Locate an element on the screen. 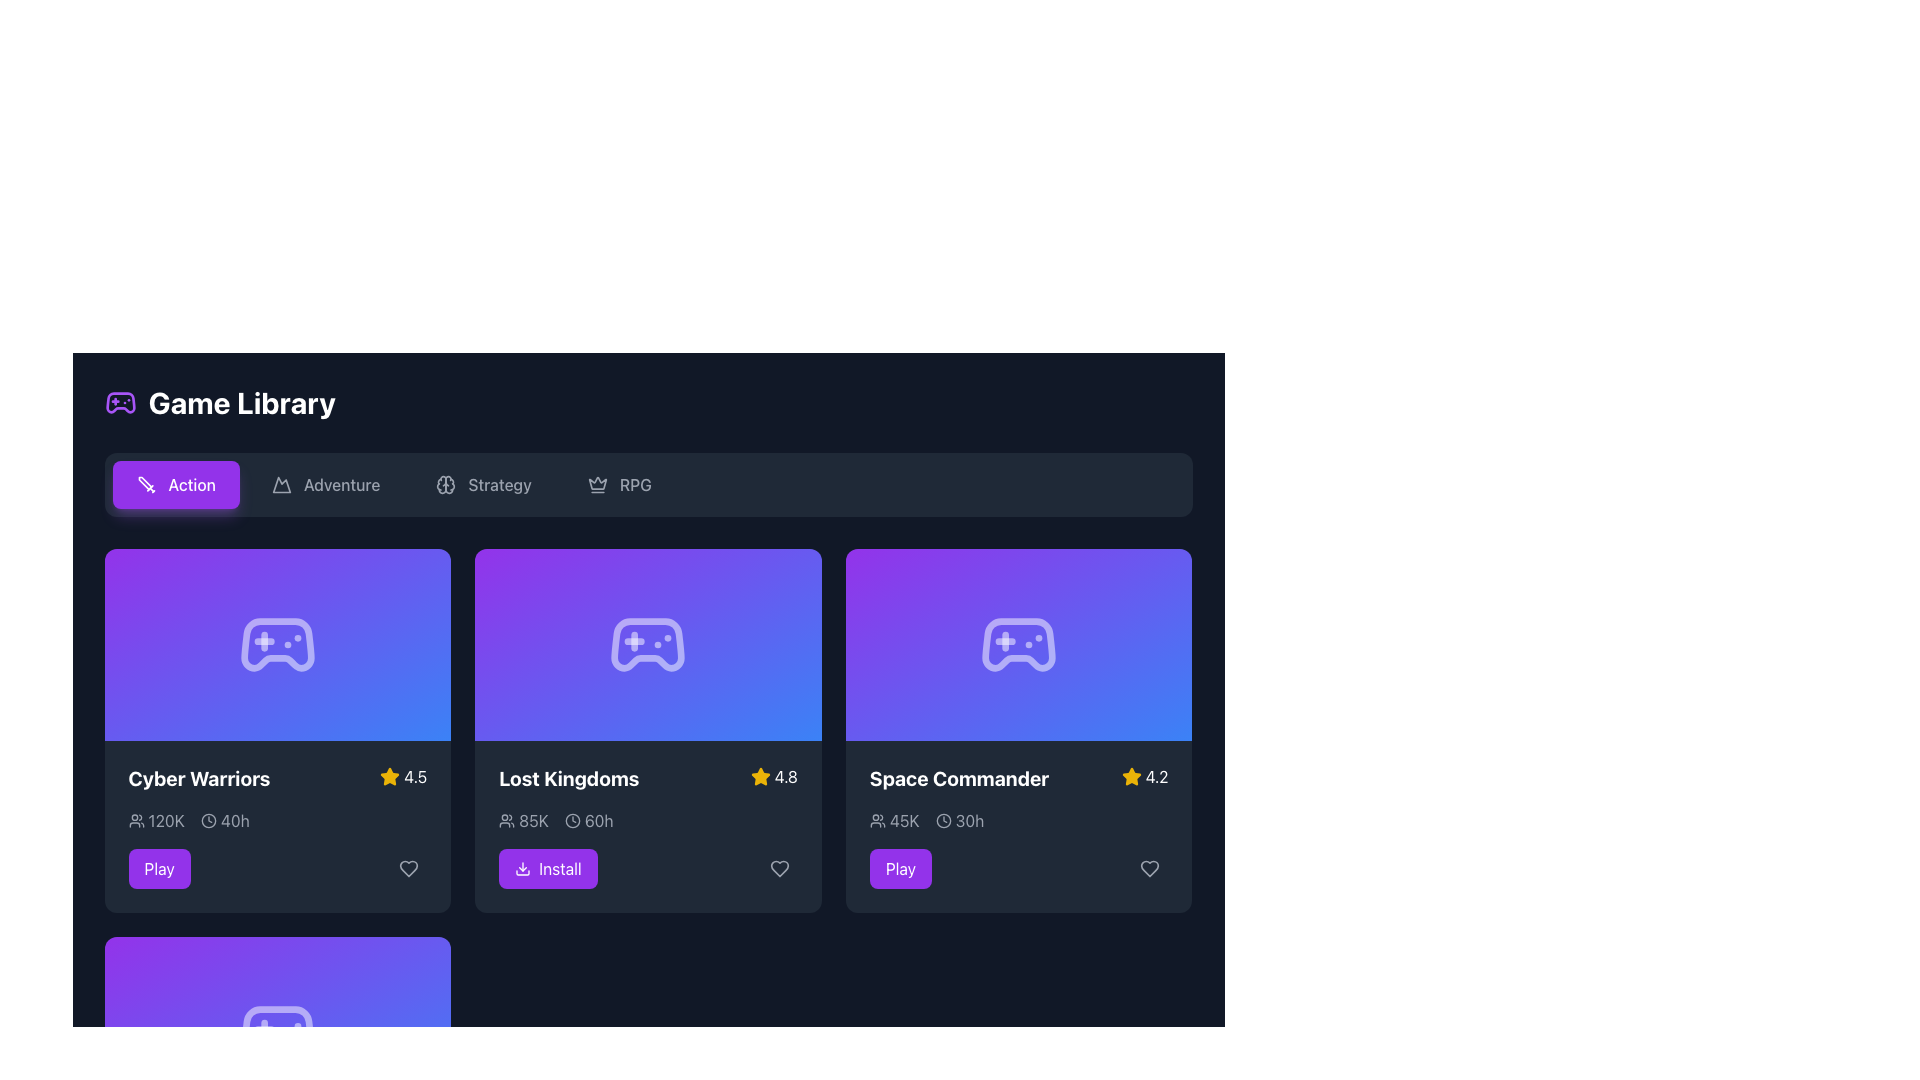 The width and height of the screenshot is (1920, 1080). the Rating display element that shows a yellow star icon followed by the text '4.5', located next to the title 'Cyber Warriors' in the bottom-left card of the grid is located at coordinates (402, 775).